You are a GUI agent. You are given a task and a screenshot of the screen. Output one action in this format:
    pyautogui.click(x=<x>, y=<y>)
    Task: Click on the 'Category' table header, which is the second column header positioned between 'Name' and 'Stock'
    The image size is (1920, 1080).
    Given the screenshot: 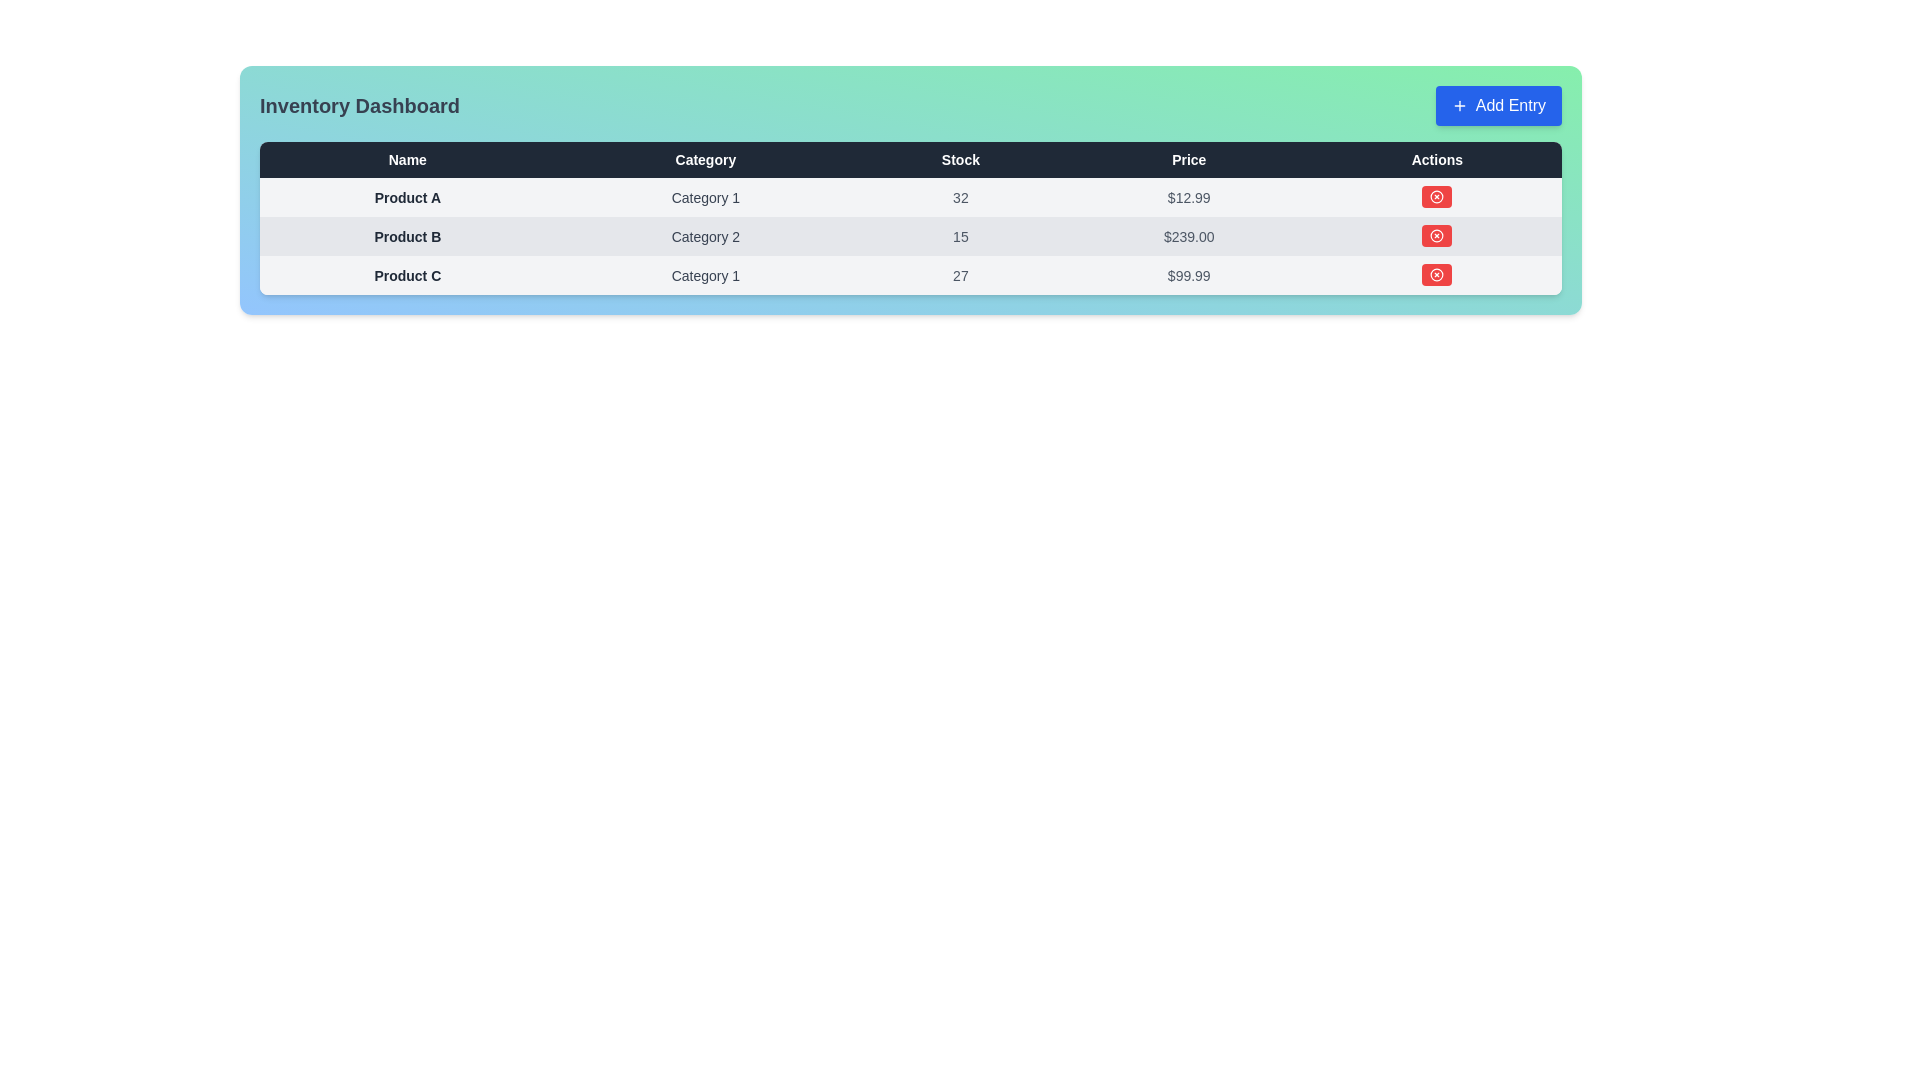 What is the action you would take?
    pyautogui.click(x=705, y=158)
    